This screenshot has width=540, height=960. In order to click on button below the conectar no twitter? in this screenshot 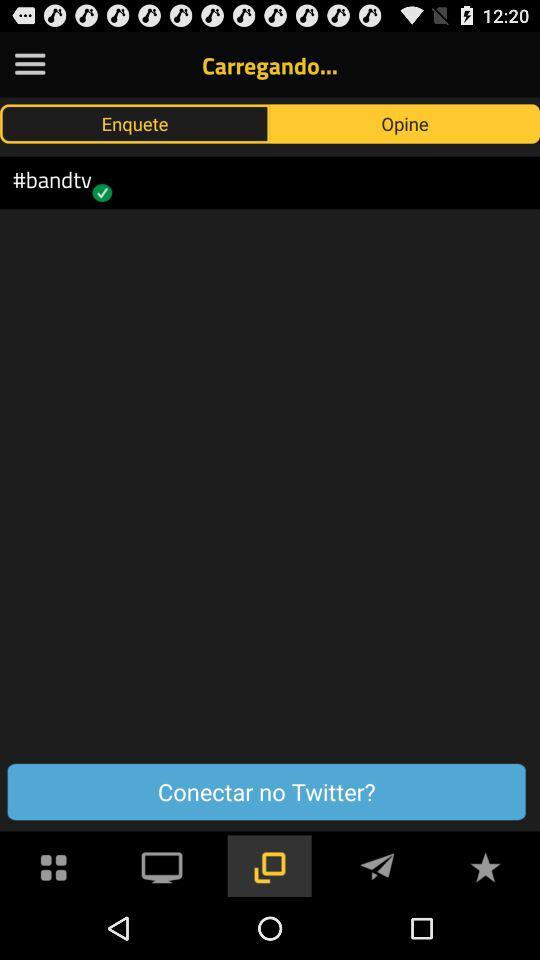, I will do `click(54, 864)`.